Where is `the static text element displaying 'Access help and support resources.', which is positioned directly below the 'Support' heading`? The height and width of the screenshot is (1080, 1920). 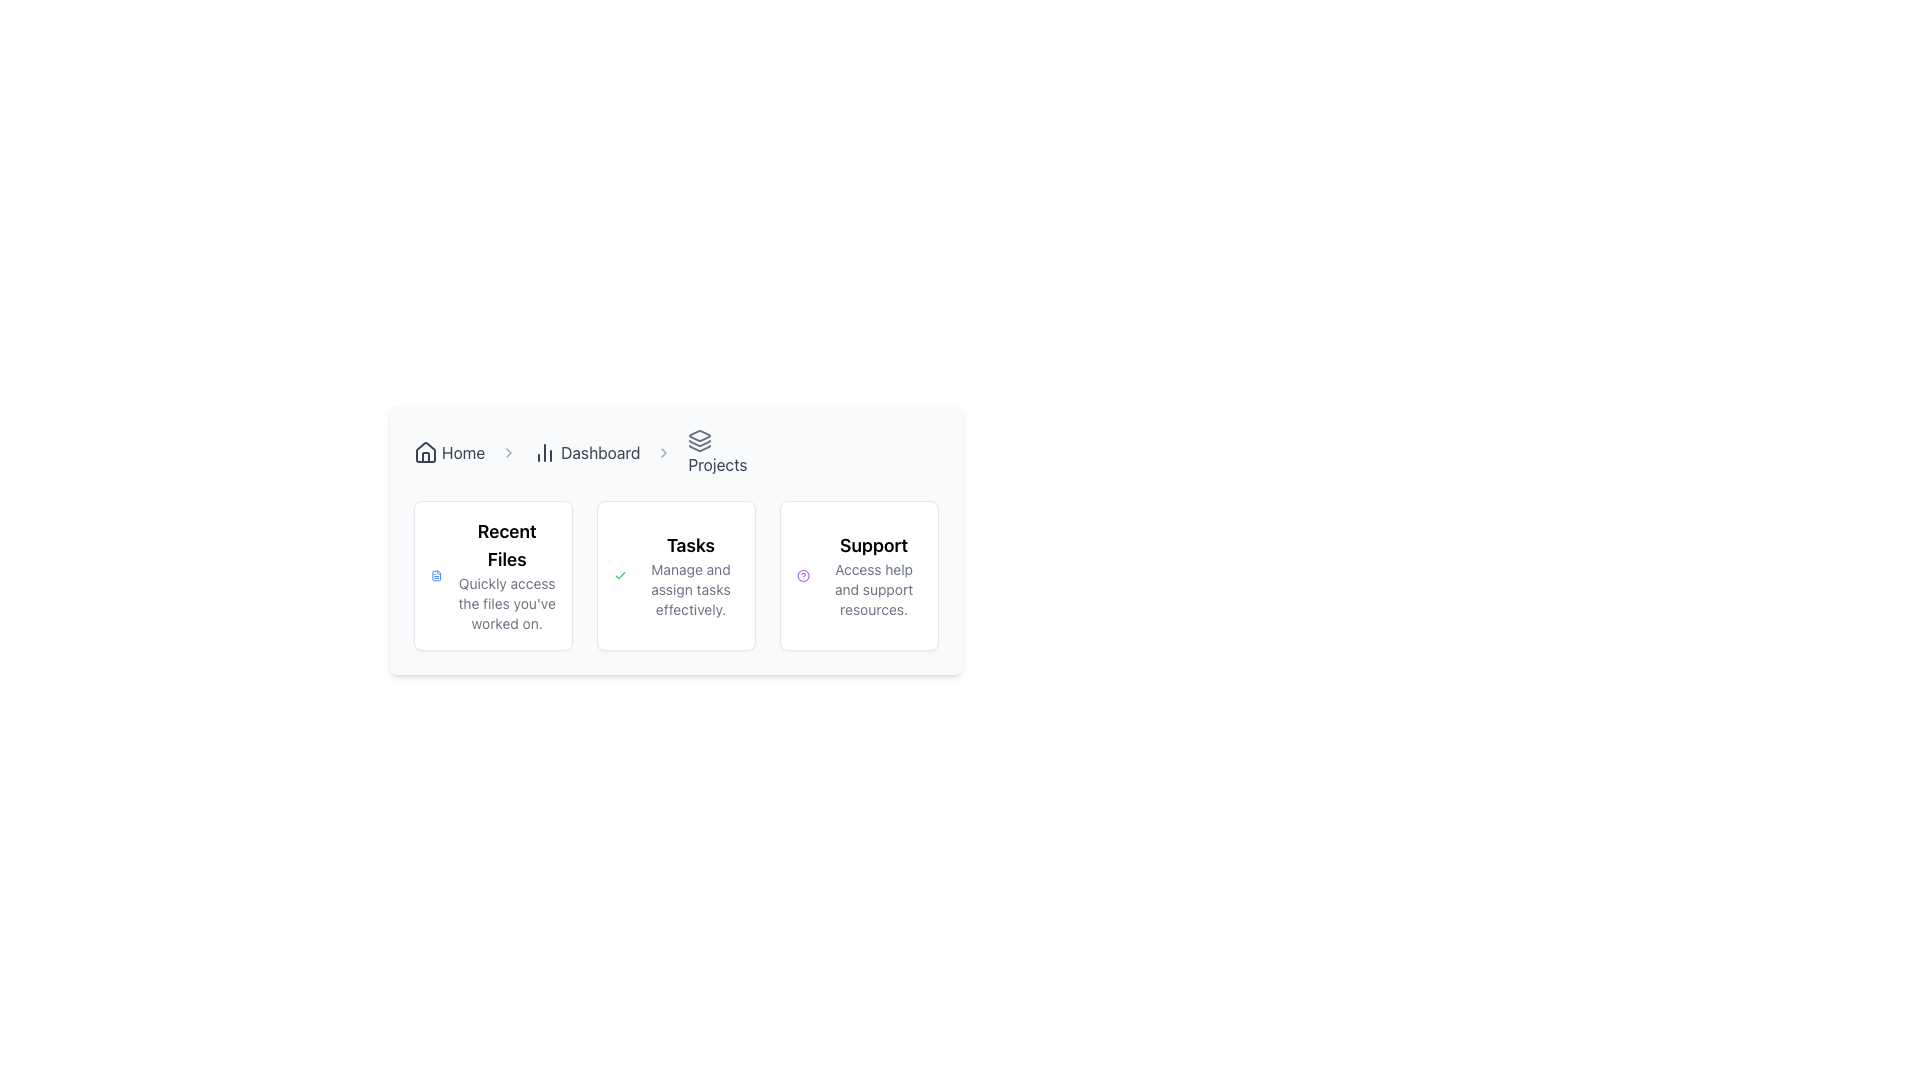
the static text element displaying 'Access help and support resources.', which is positioned directly below the 'Support' heading is located at coordinates (874, 589).